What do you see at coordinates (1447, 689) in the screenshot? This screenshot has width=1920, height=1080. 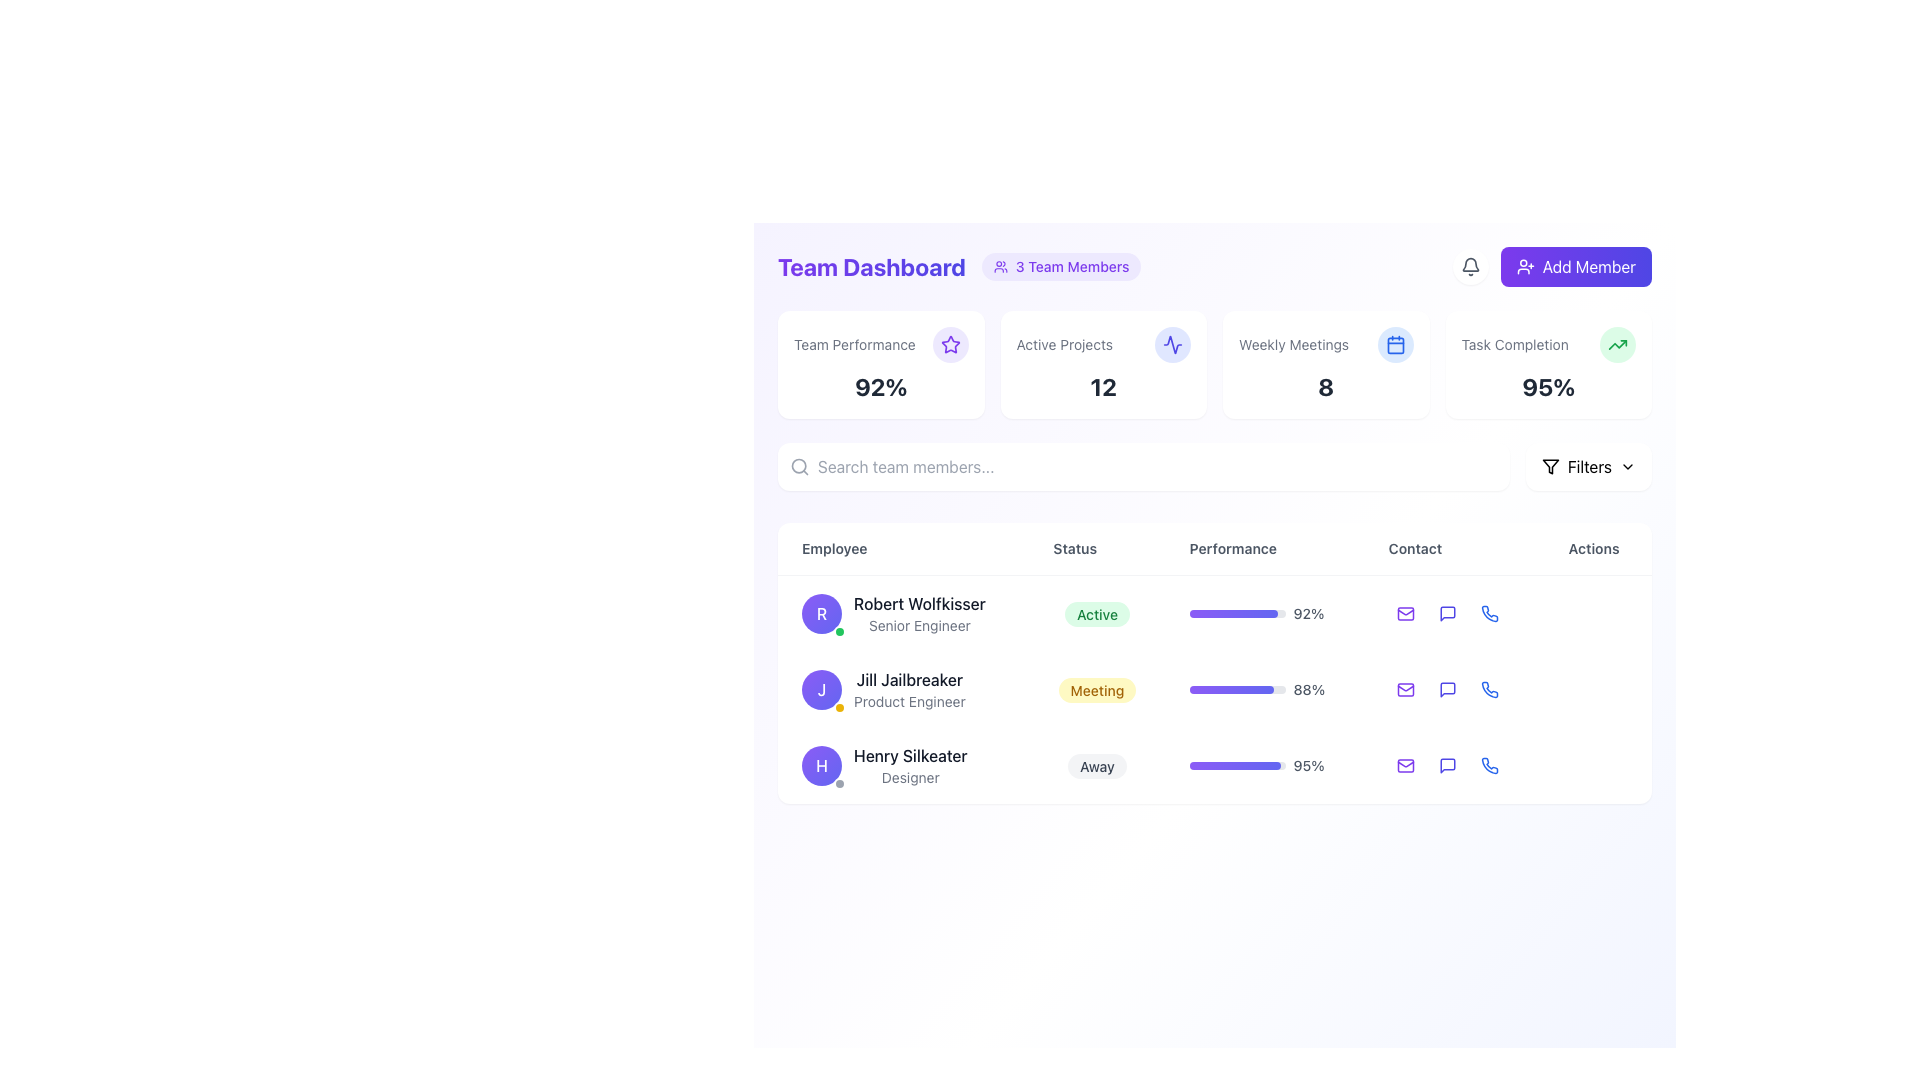 I see `the speech-bubble-shaped icon button in the 'Contact' column of the second row (employee Jill Jailbreaker) in the team dashboard table` at bounding box center [1447, 689].